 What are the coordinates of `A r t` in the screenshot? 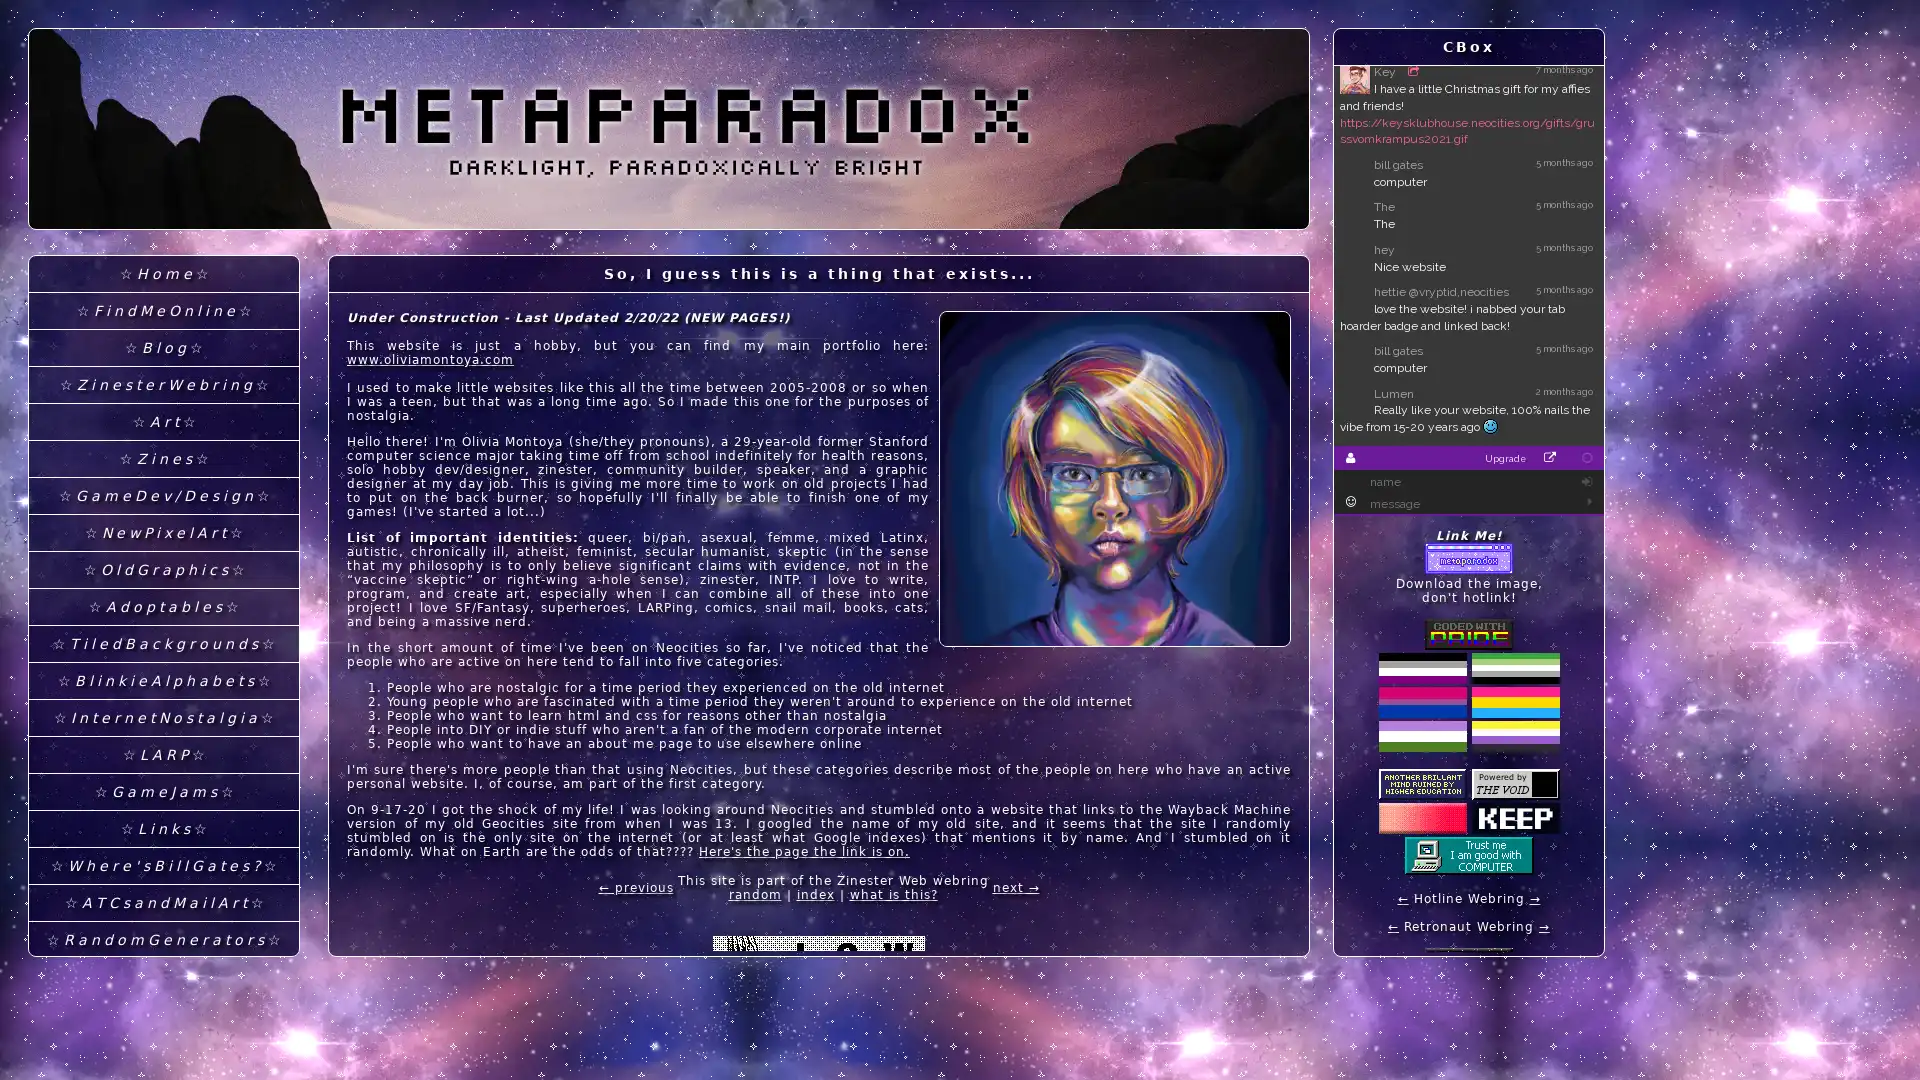 It's located at (163, 421).